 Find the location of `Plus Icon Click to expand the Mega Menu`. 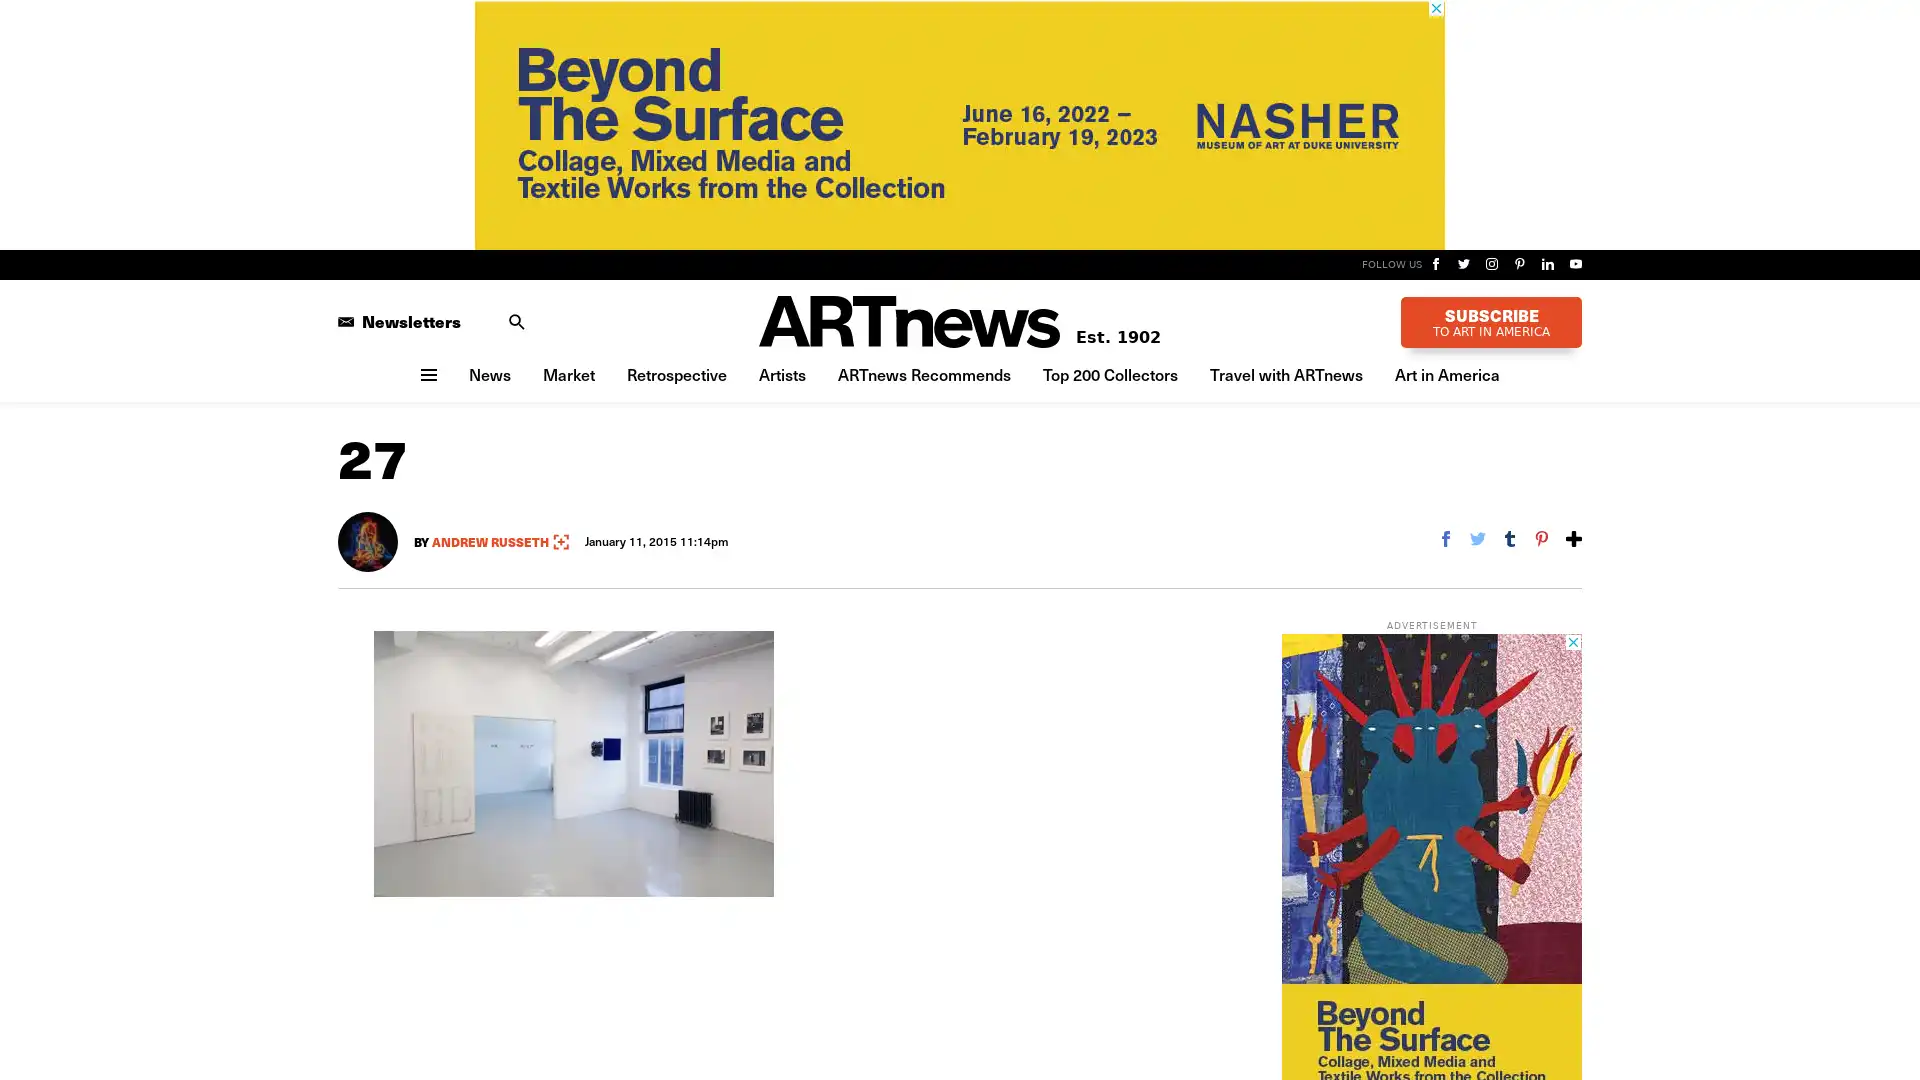

Plus Icon Click to expand the Mega Menu is located at coordinates (426, 374).